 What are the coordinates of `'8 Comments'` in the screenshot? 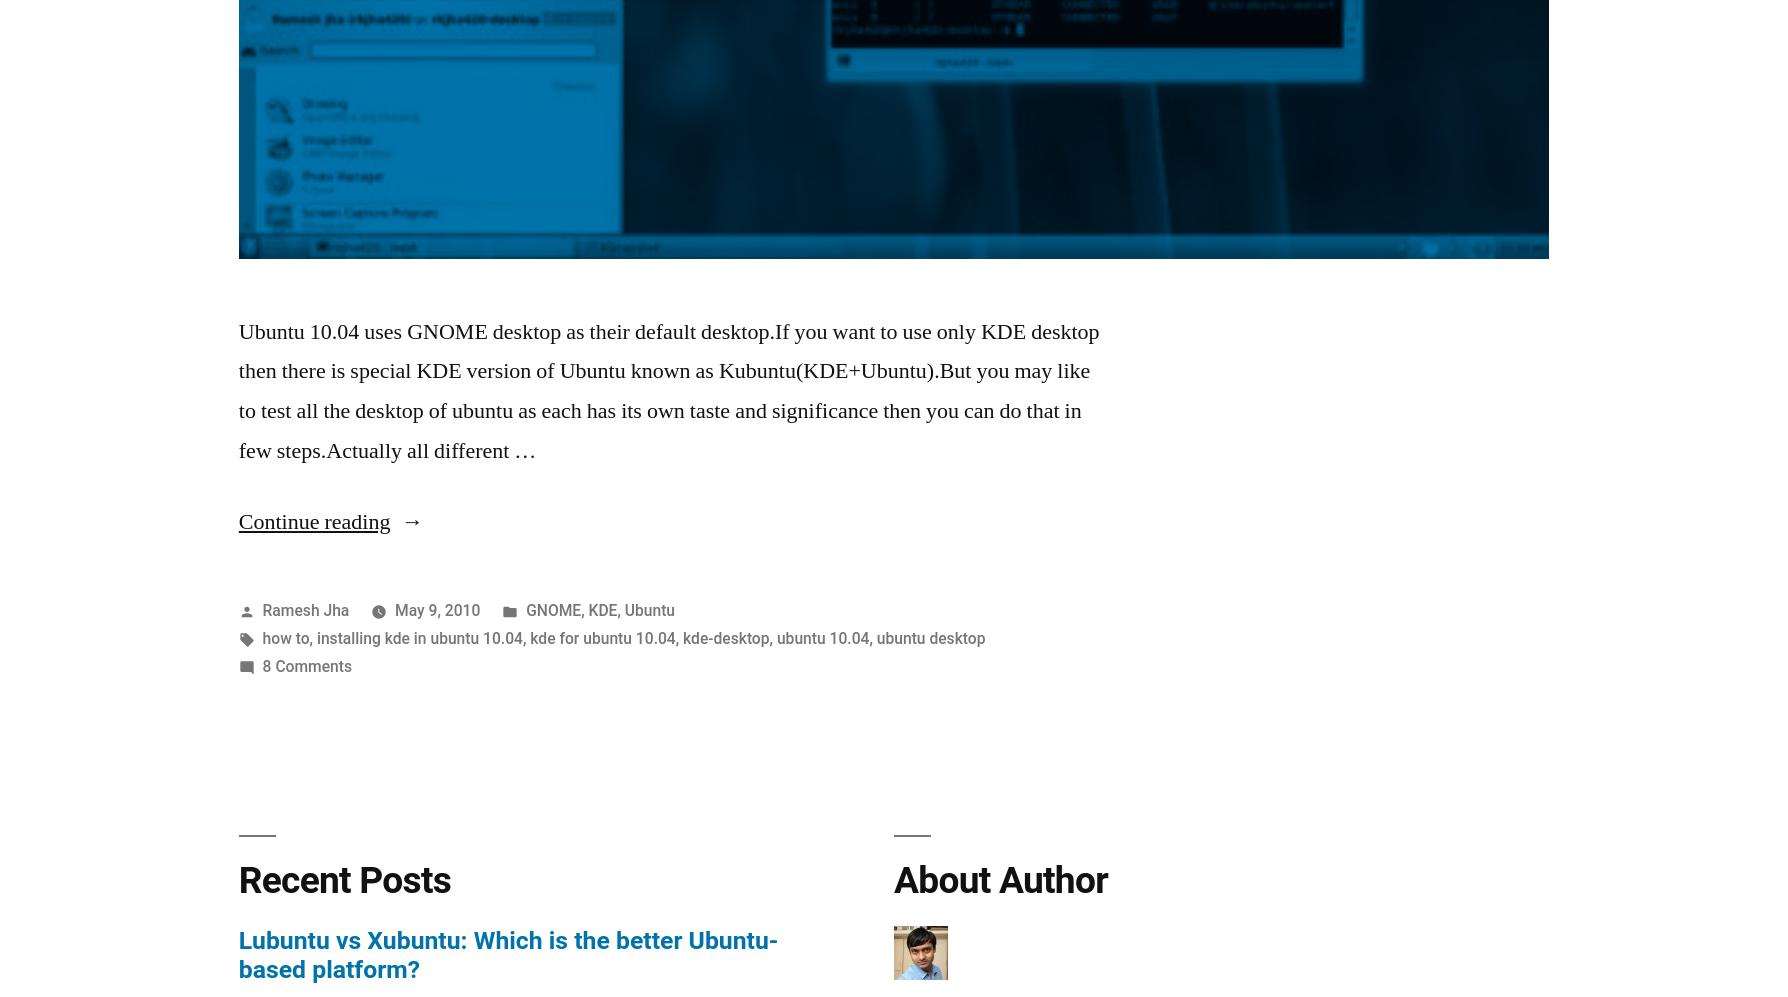 It's located at (305, 666).